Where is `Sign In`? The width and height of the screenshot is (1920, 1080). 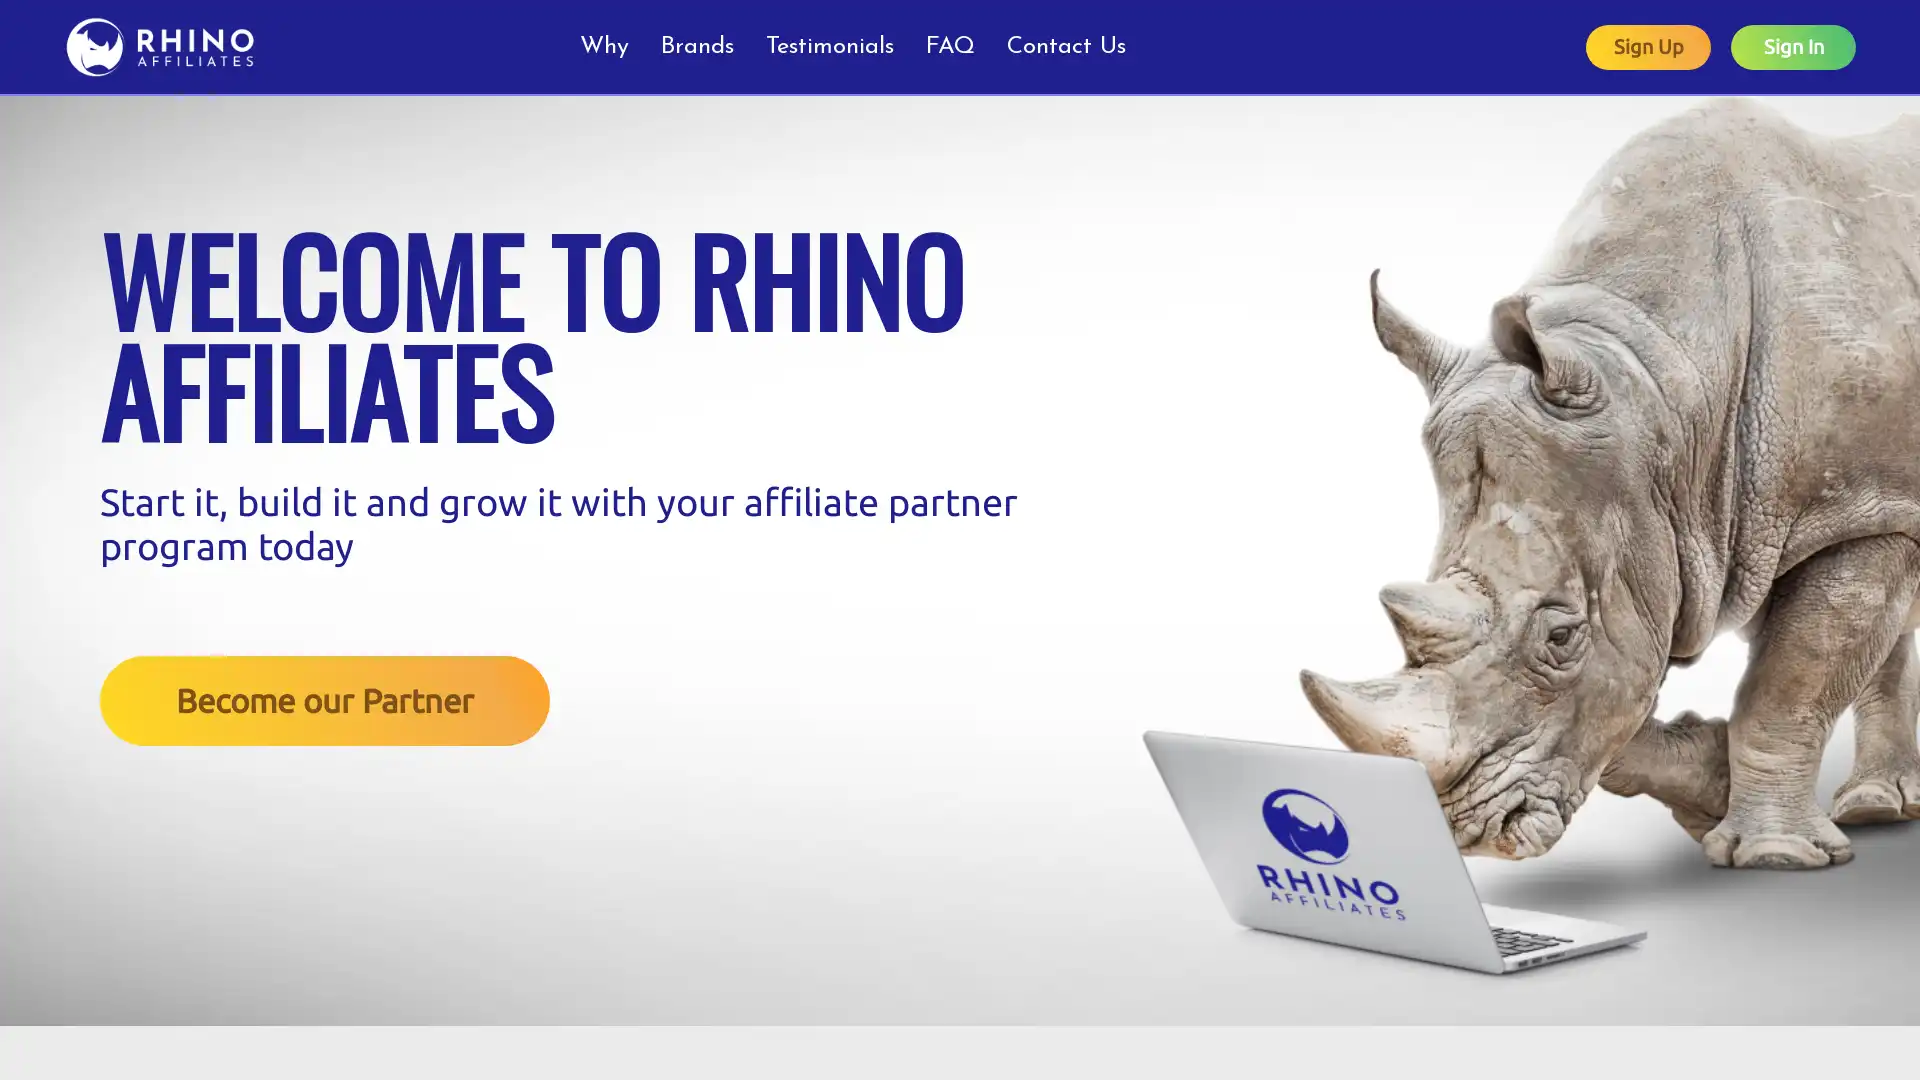 Sign In is located at coordinates (1793, 45).